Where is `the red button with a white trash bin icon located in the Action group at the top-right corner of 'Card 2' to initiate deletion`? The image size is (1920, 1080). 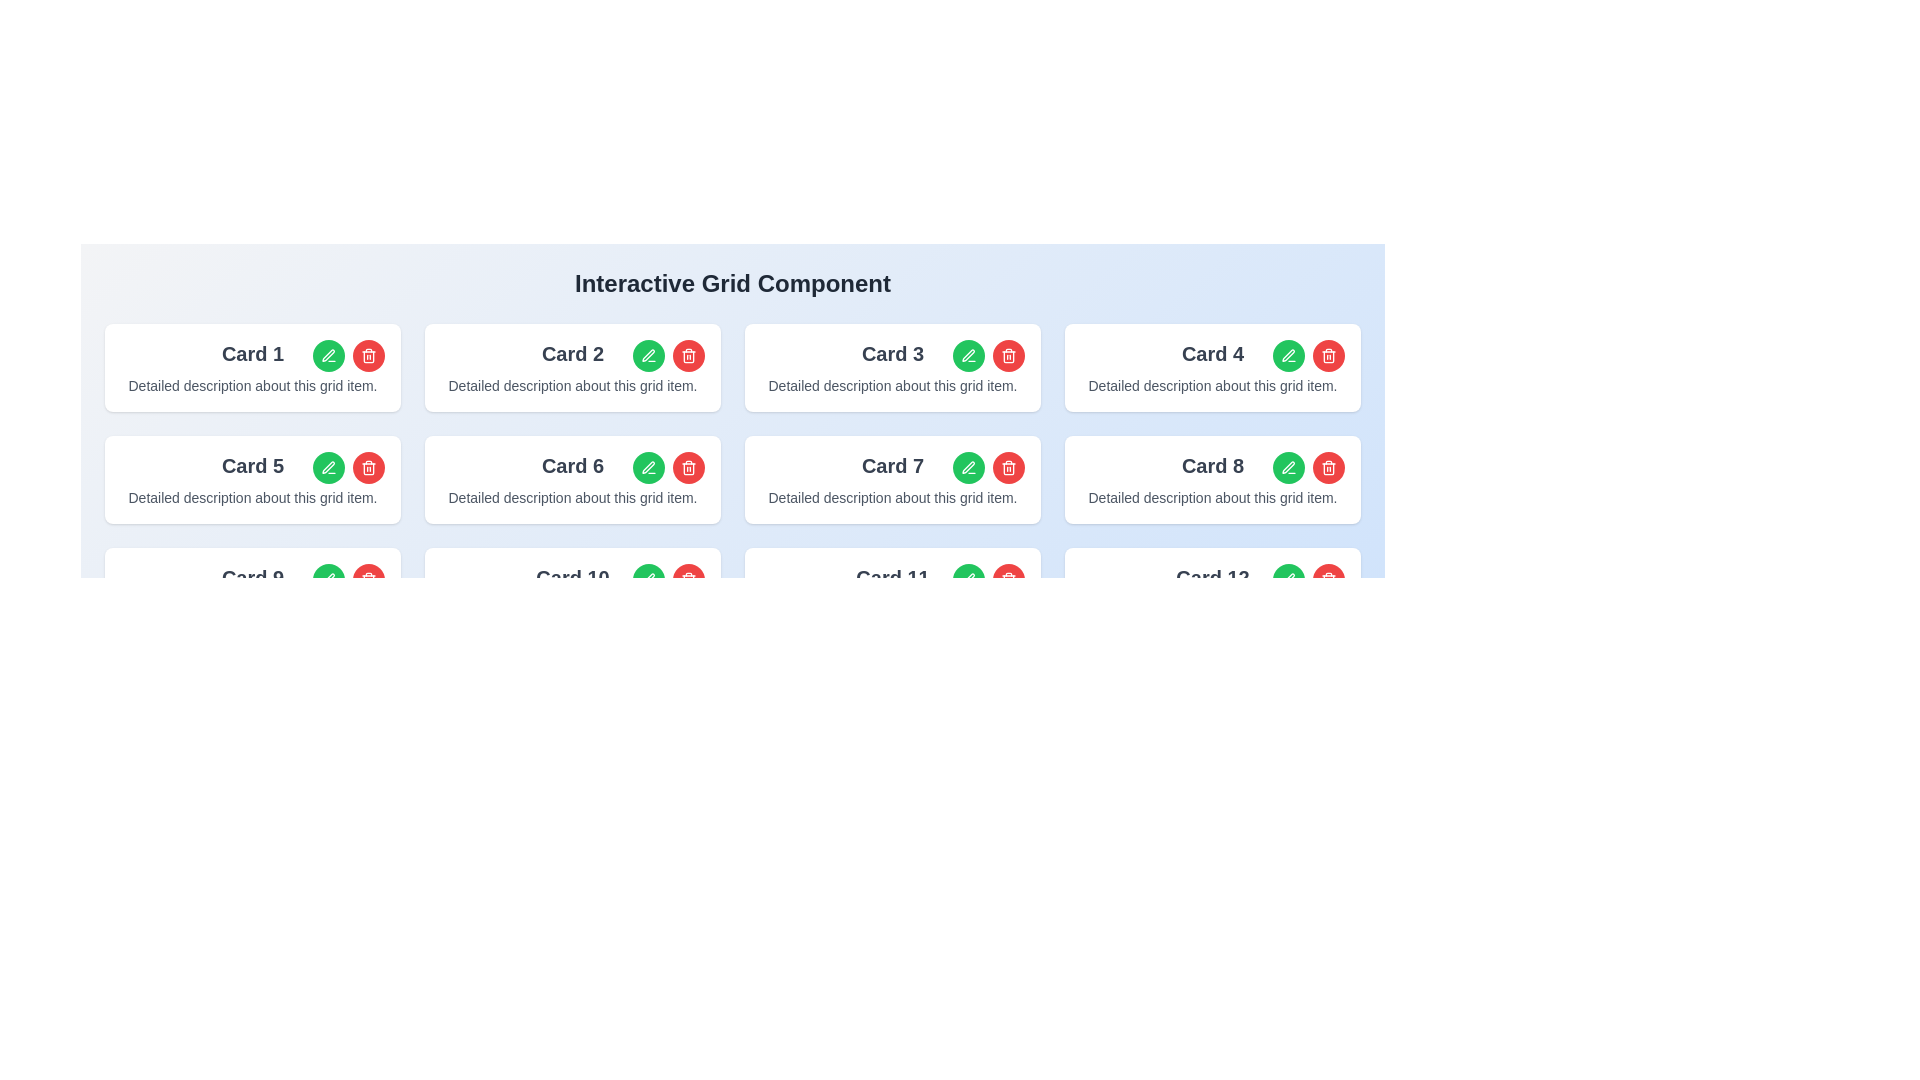
the red button with a white trash bin icon located in the Action group at the top-right corner of 'Card 2' to initiate deletion is located at coordinates (668, 354).